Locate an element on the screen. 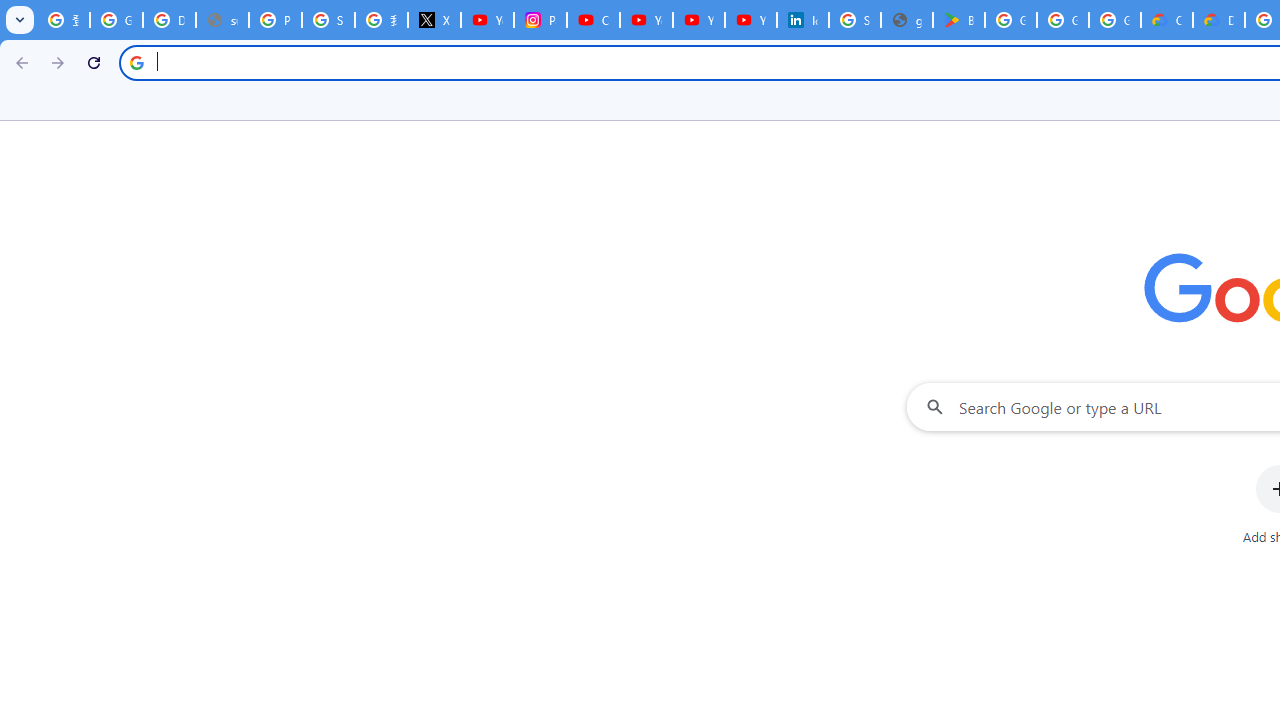 Image resolution: width=1280 pixels, height=720 pixels. 'Privacy Help Center - Policies Help' is located at coordinates (274, 20).